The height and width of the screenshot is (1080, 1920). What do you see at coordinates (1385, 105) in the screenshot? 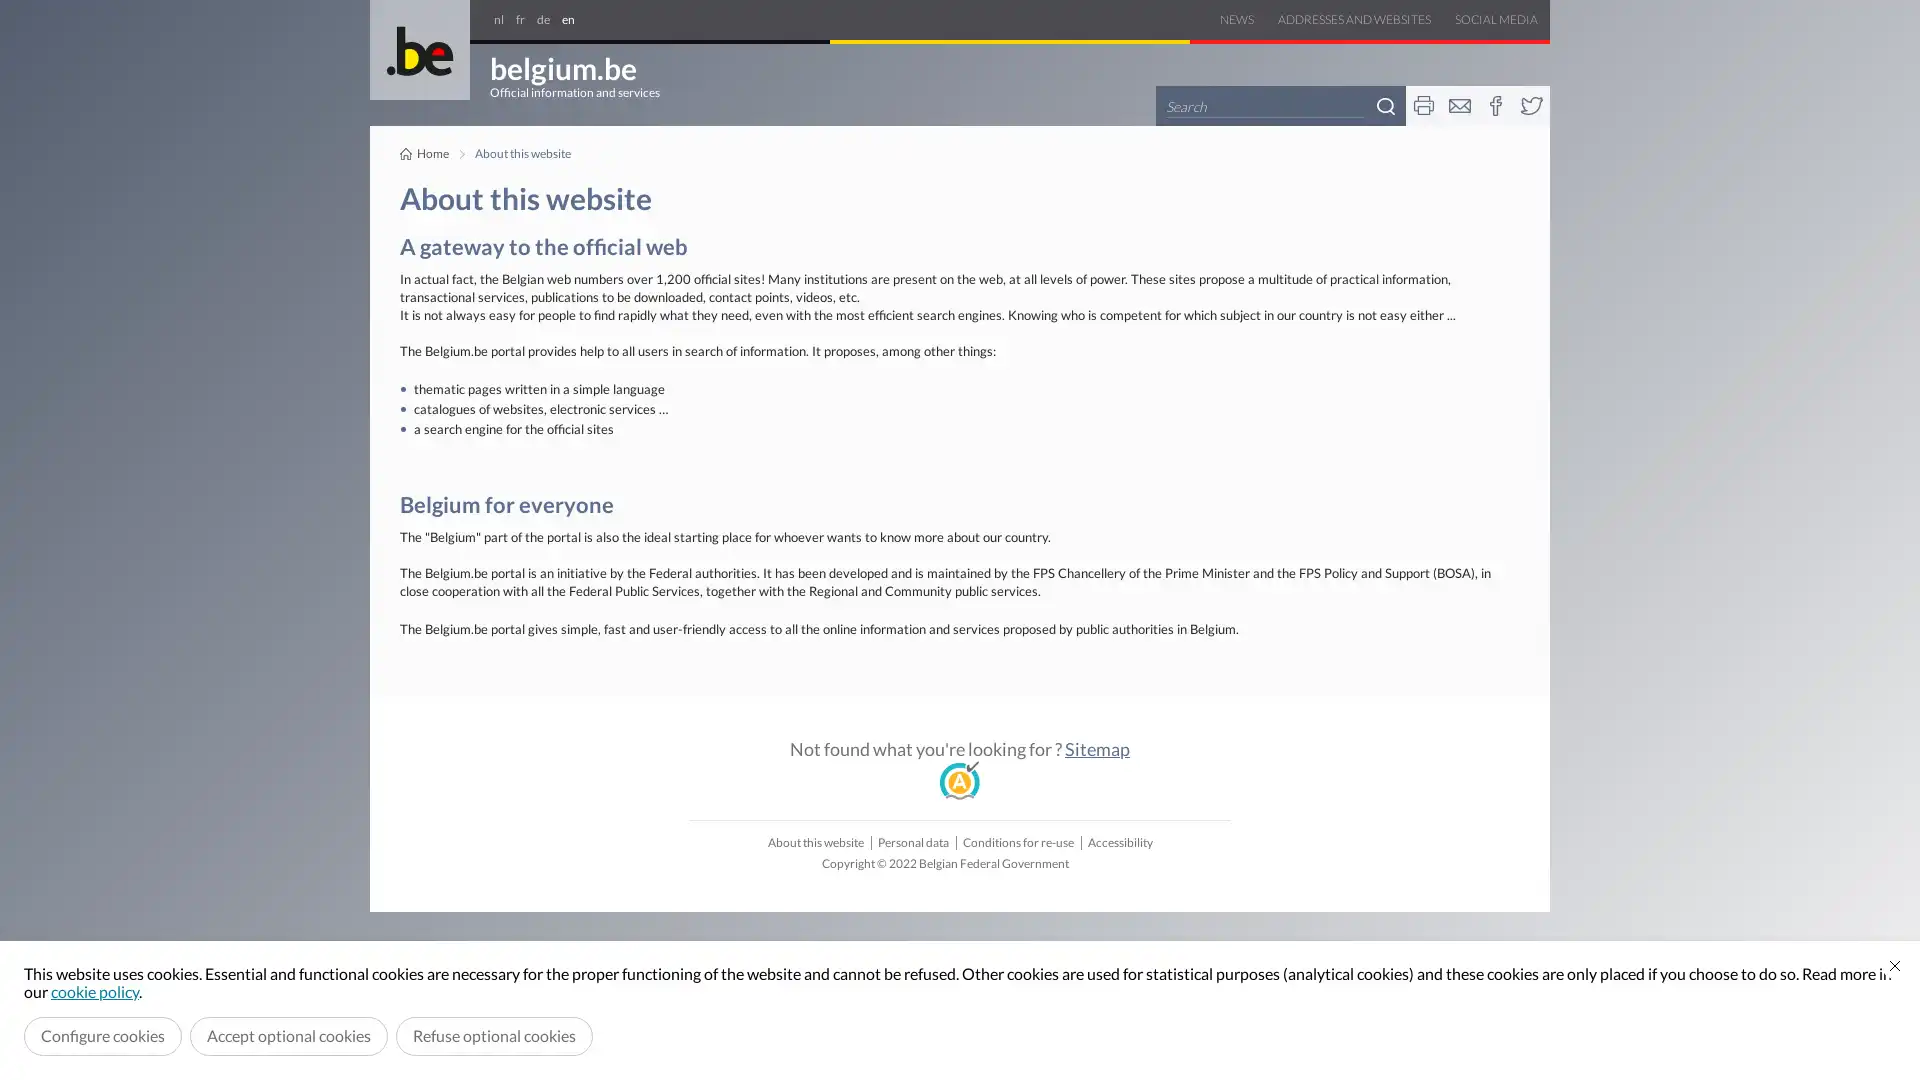
I see `Search` at bounding box center [1385, 105].